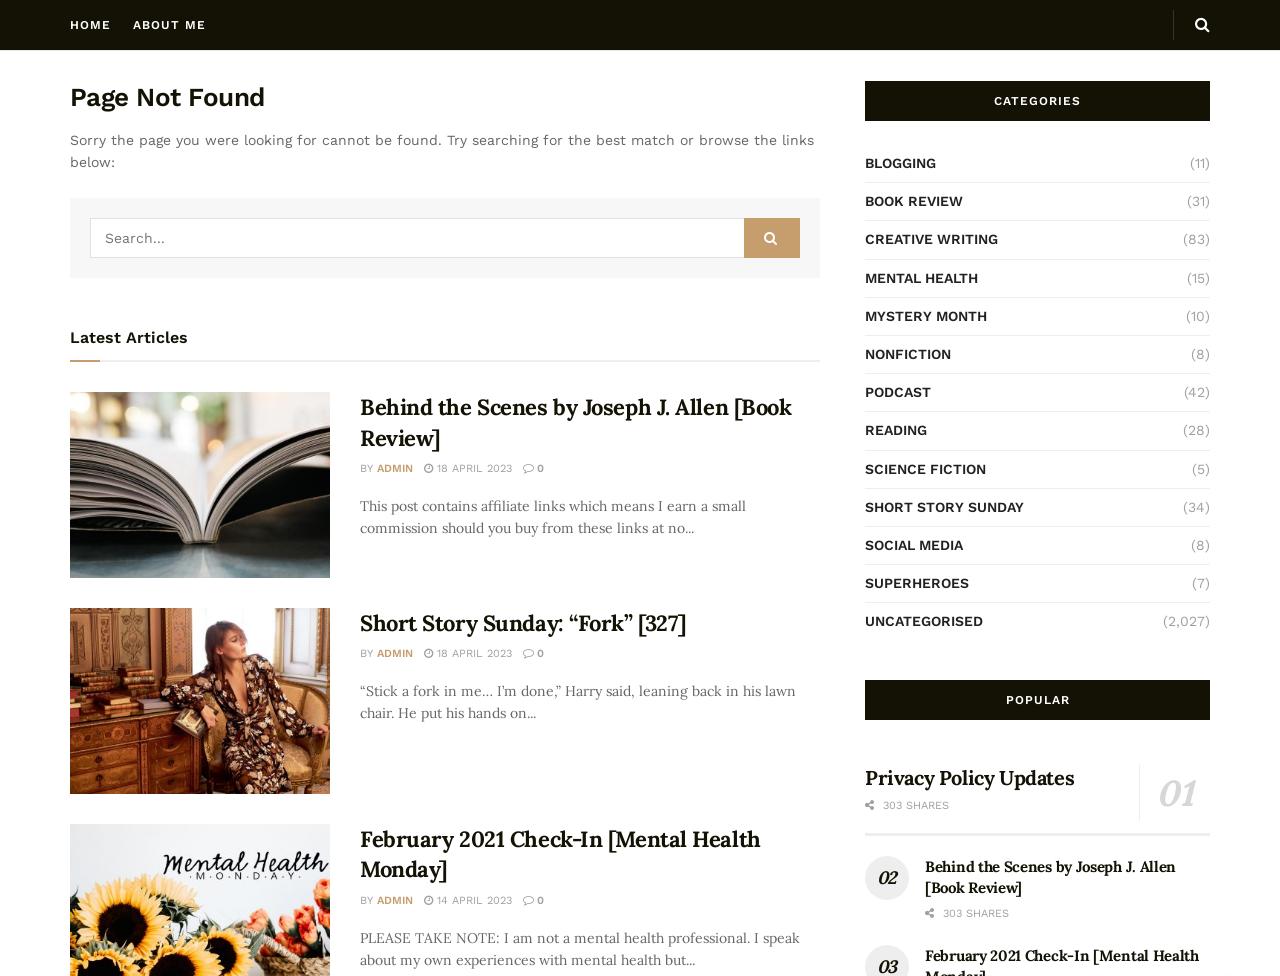 The width and height of the screenshot is (1280, 976). I want to click on '(34)', so click(1182, 505).